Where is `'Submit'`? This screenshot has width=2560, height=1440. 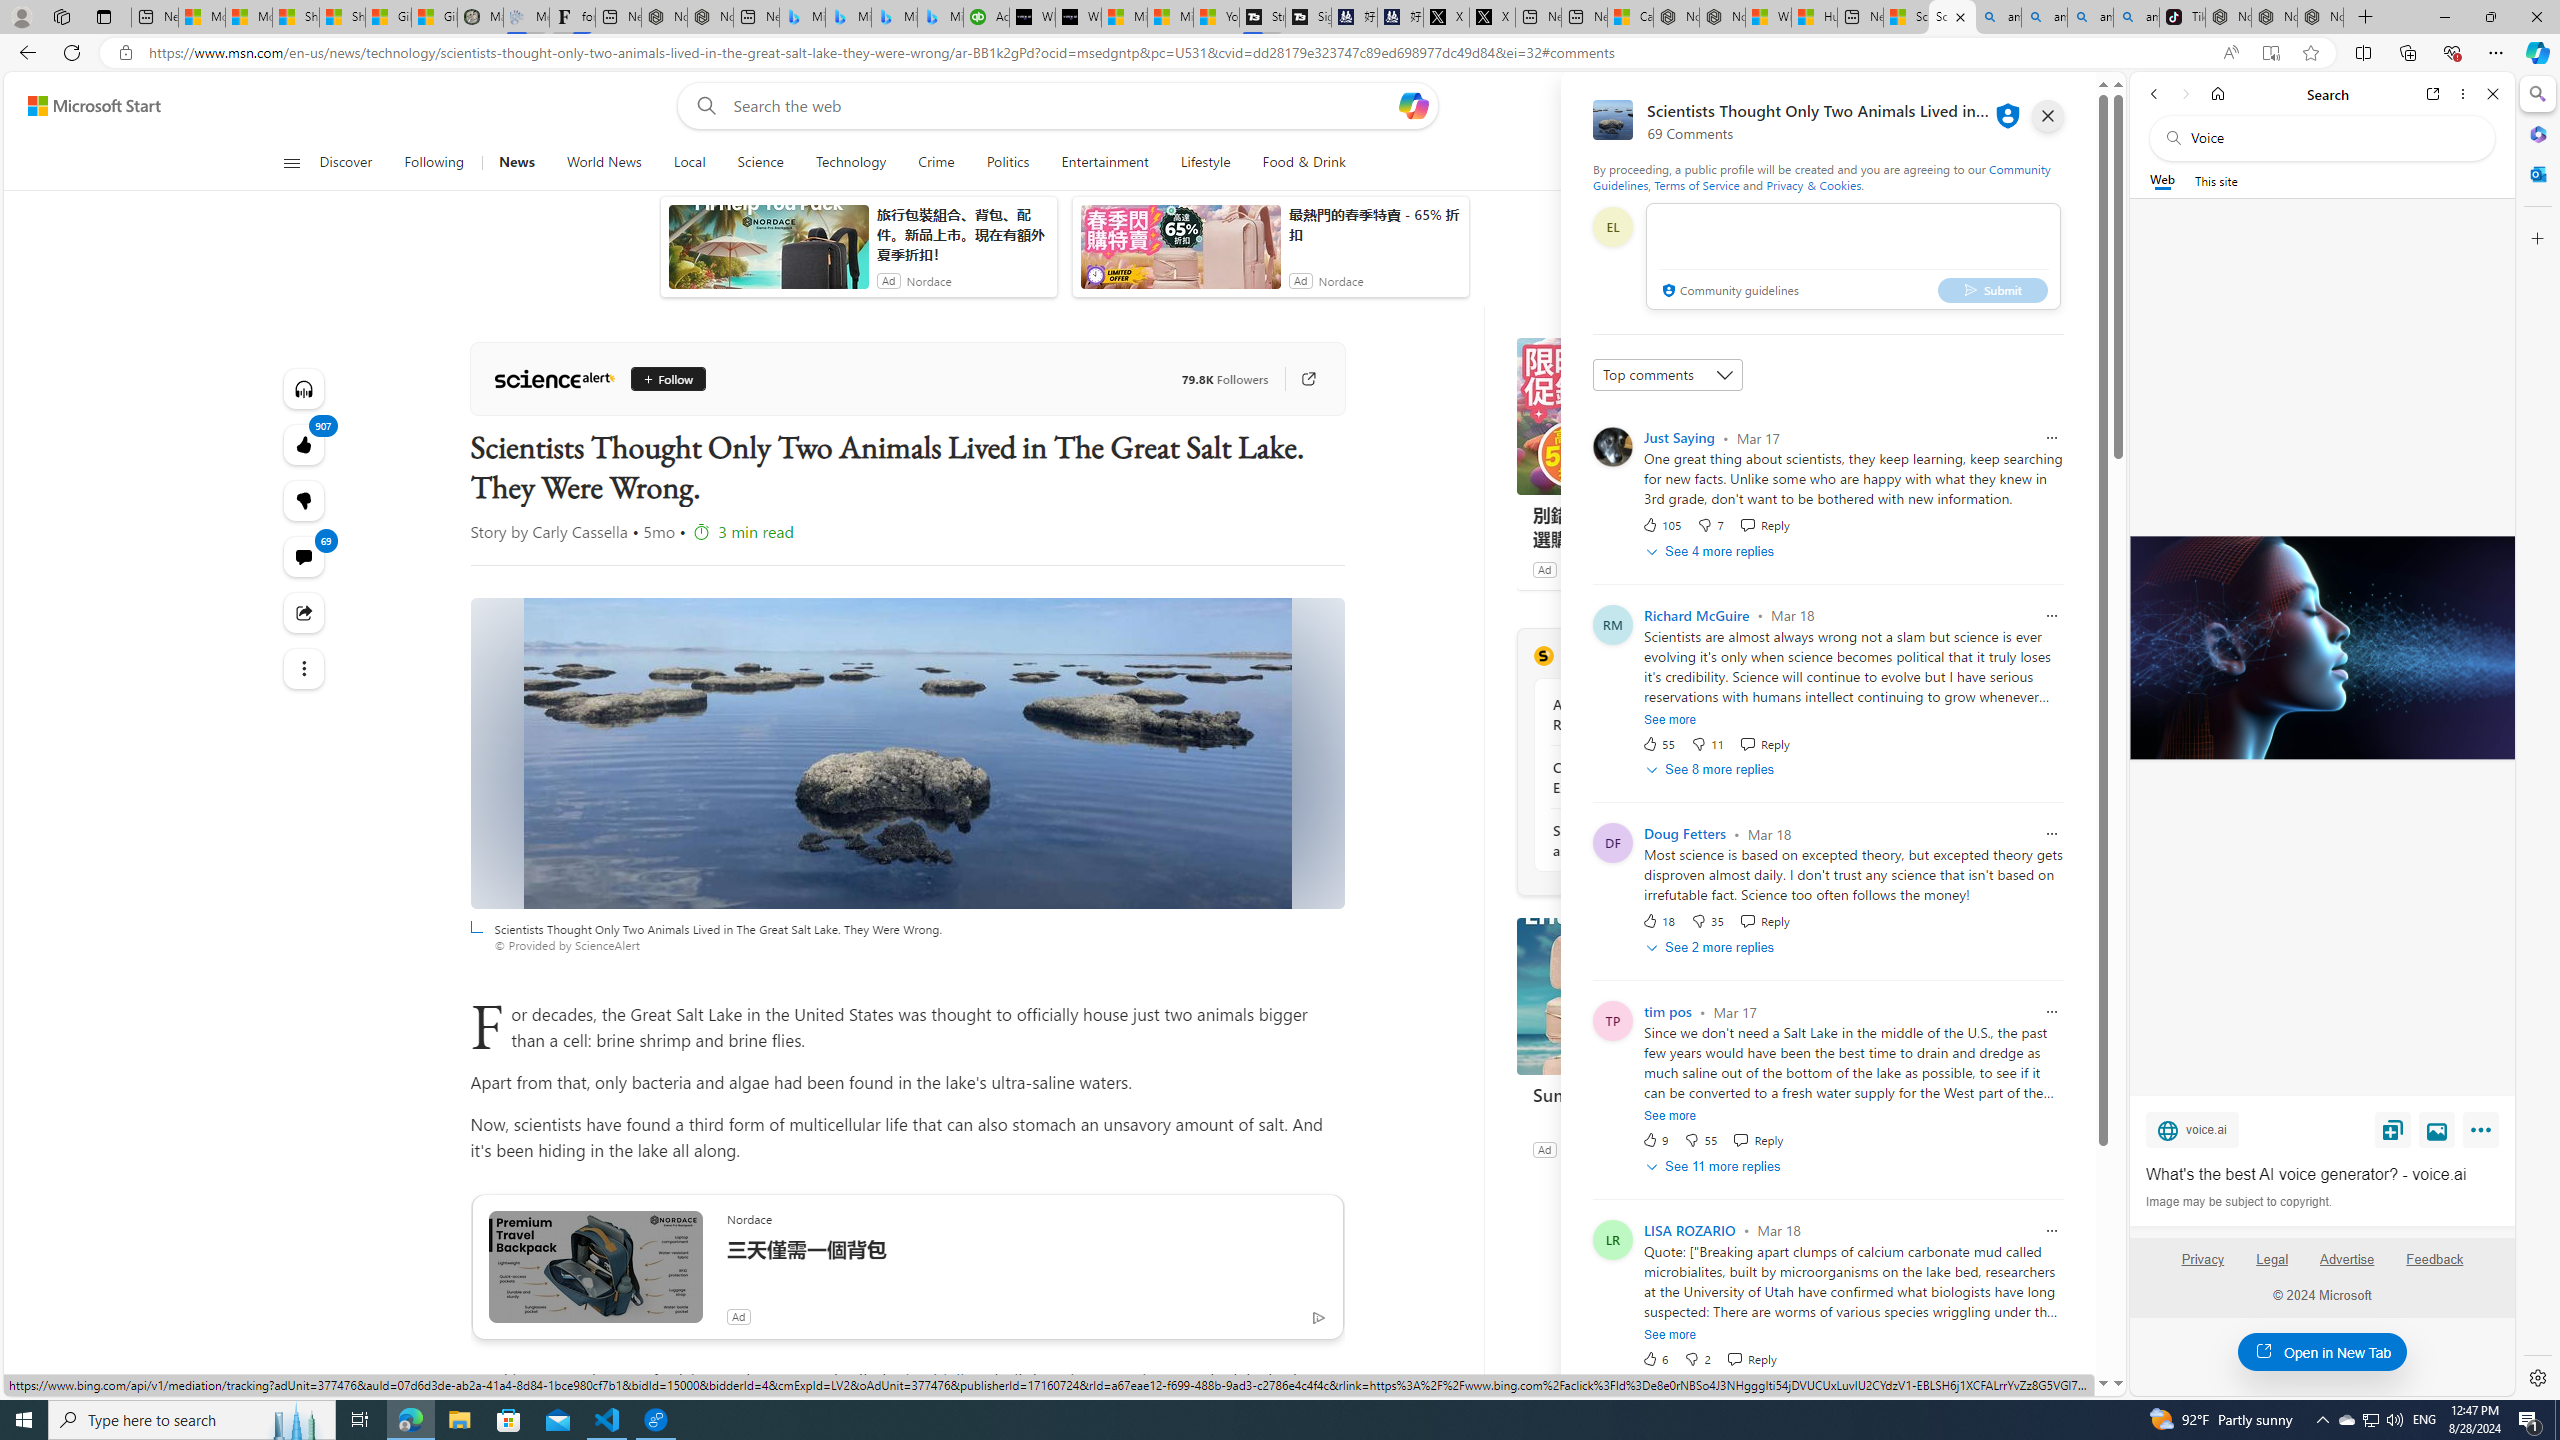
'Submit' is located at coordinates (1992, 288).